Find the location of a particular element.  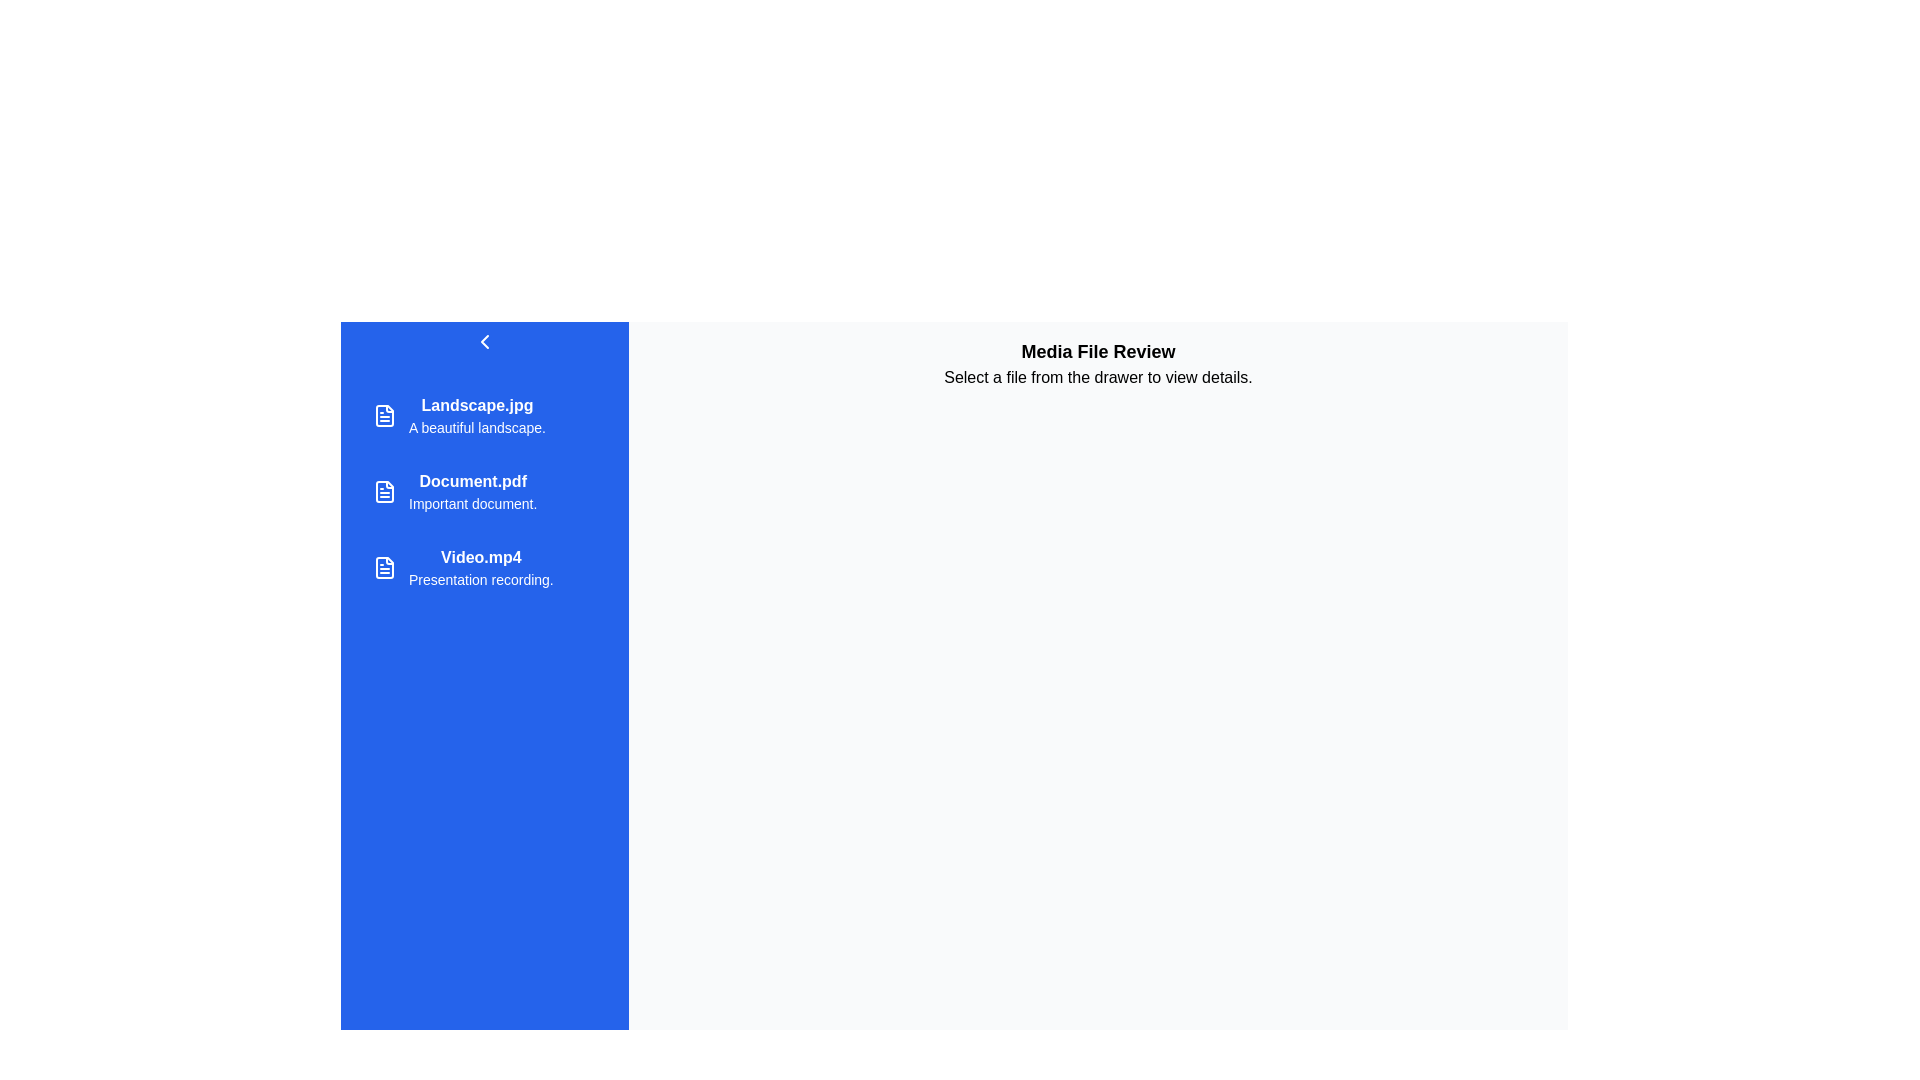

the list item labeled 'Video.mp4', which is the third item in the vertical file list located in the left panel is located at coordinates (484, 567).